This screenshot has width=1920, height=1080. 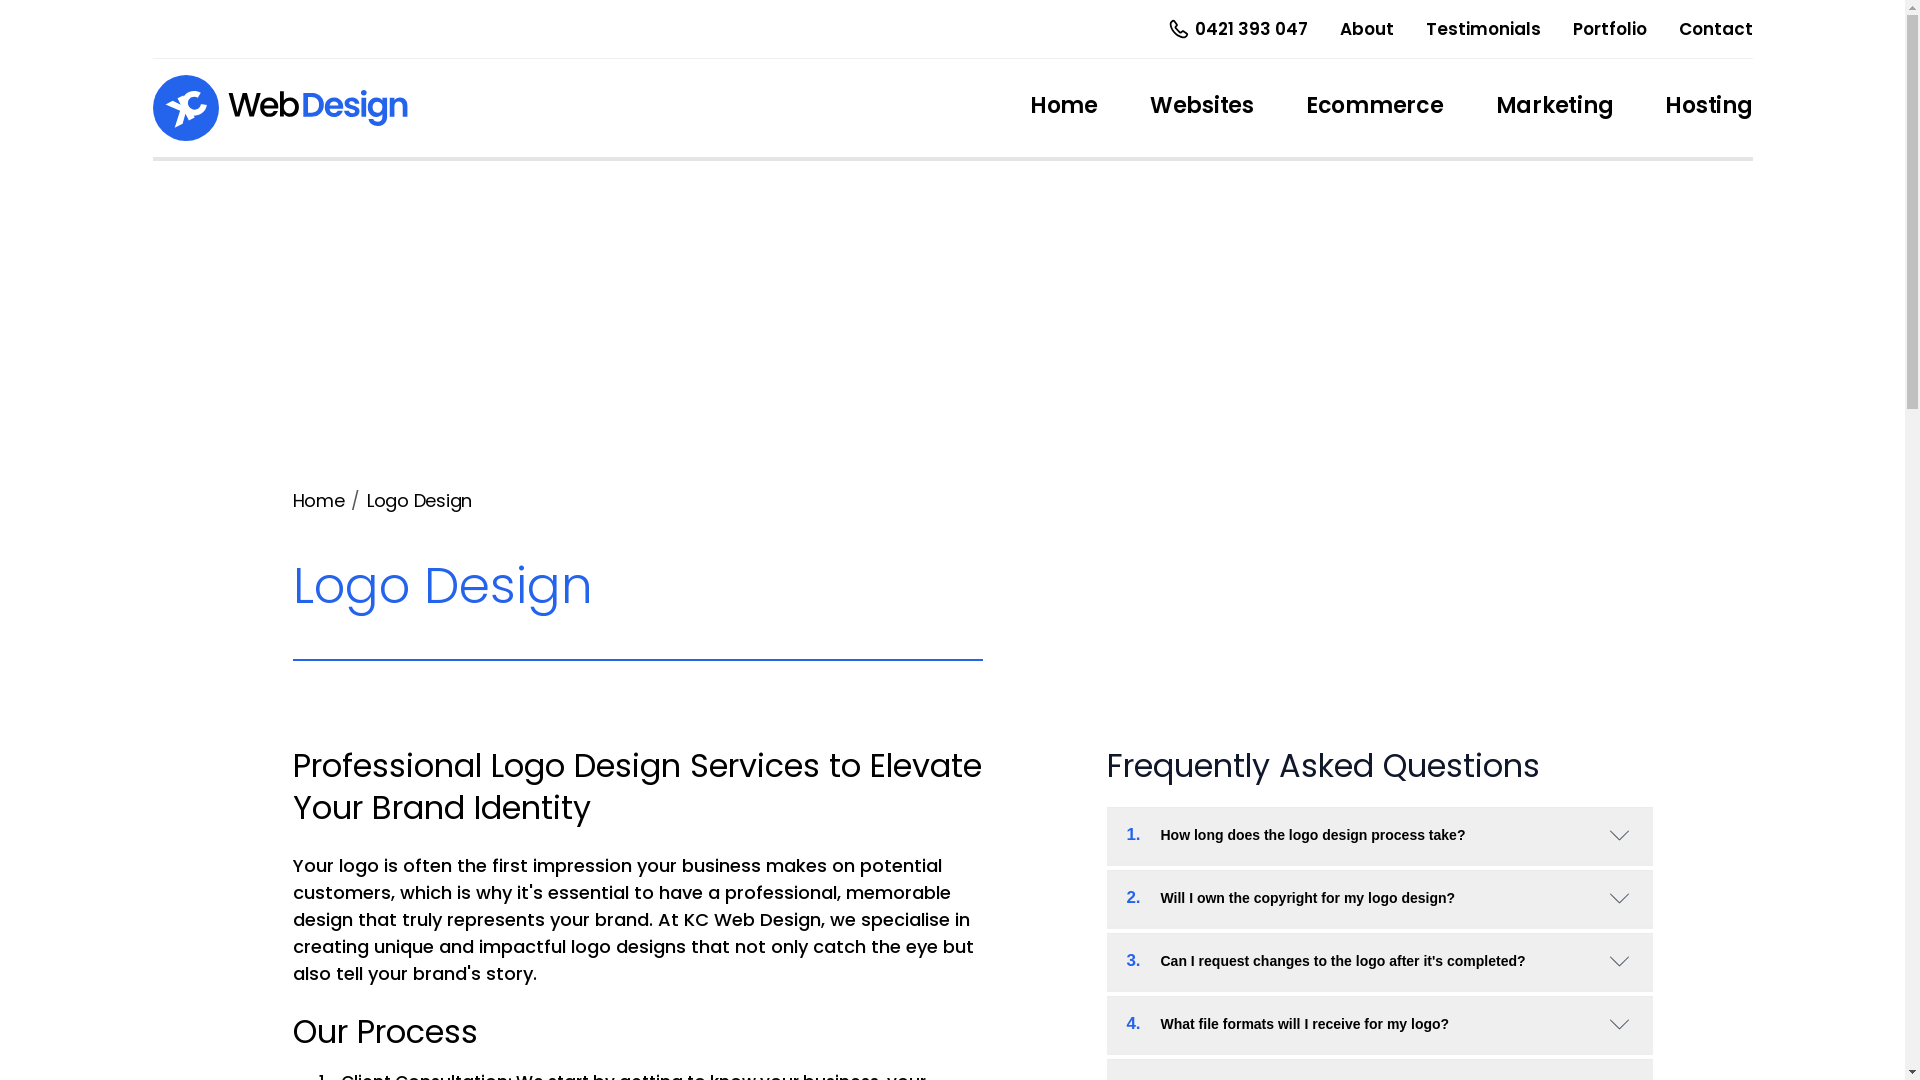 What do you see at coordinates (1377, 896) in the screenshot?
I see `'2.` at bounding box center [1377, 896].